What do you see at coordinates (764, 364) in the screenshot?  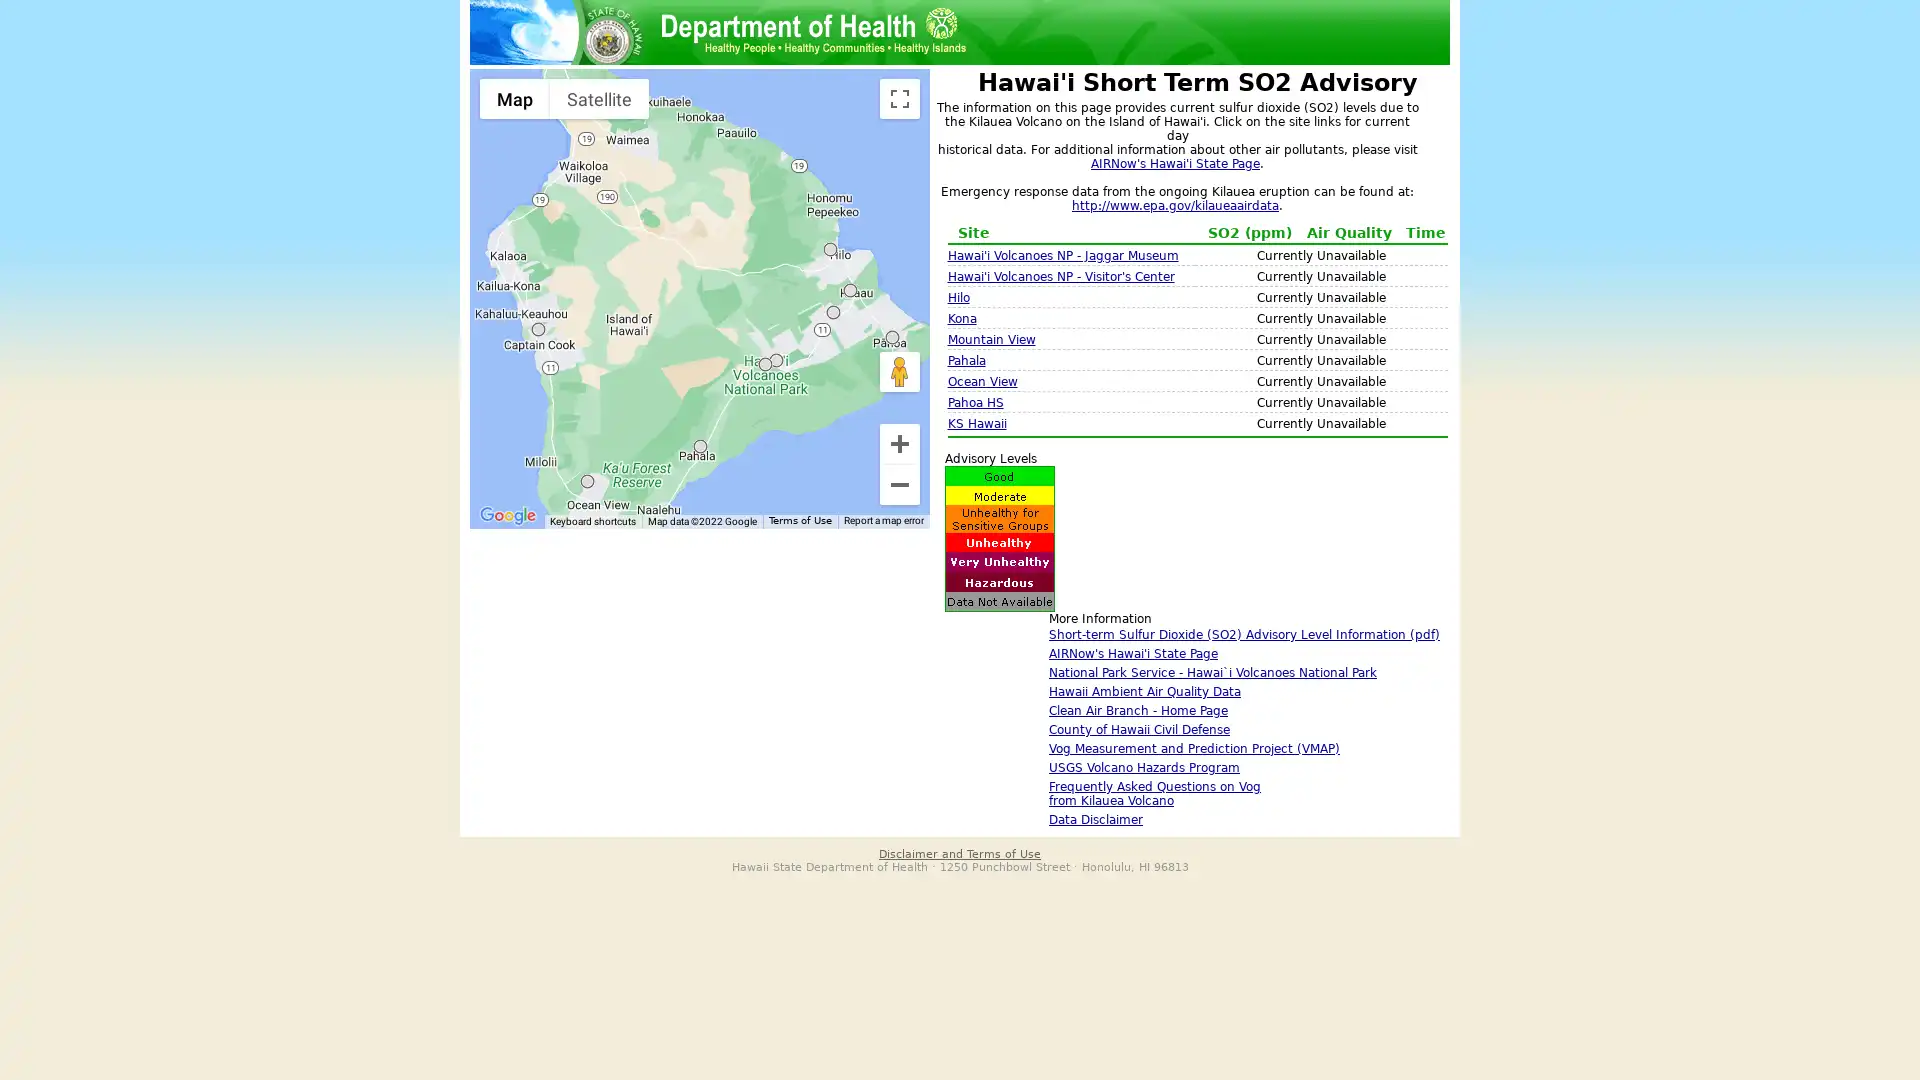 I see `Hawaii Volcanoes NP - Observatory: No Data` at bounding box center [764, 364].